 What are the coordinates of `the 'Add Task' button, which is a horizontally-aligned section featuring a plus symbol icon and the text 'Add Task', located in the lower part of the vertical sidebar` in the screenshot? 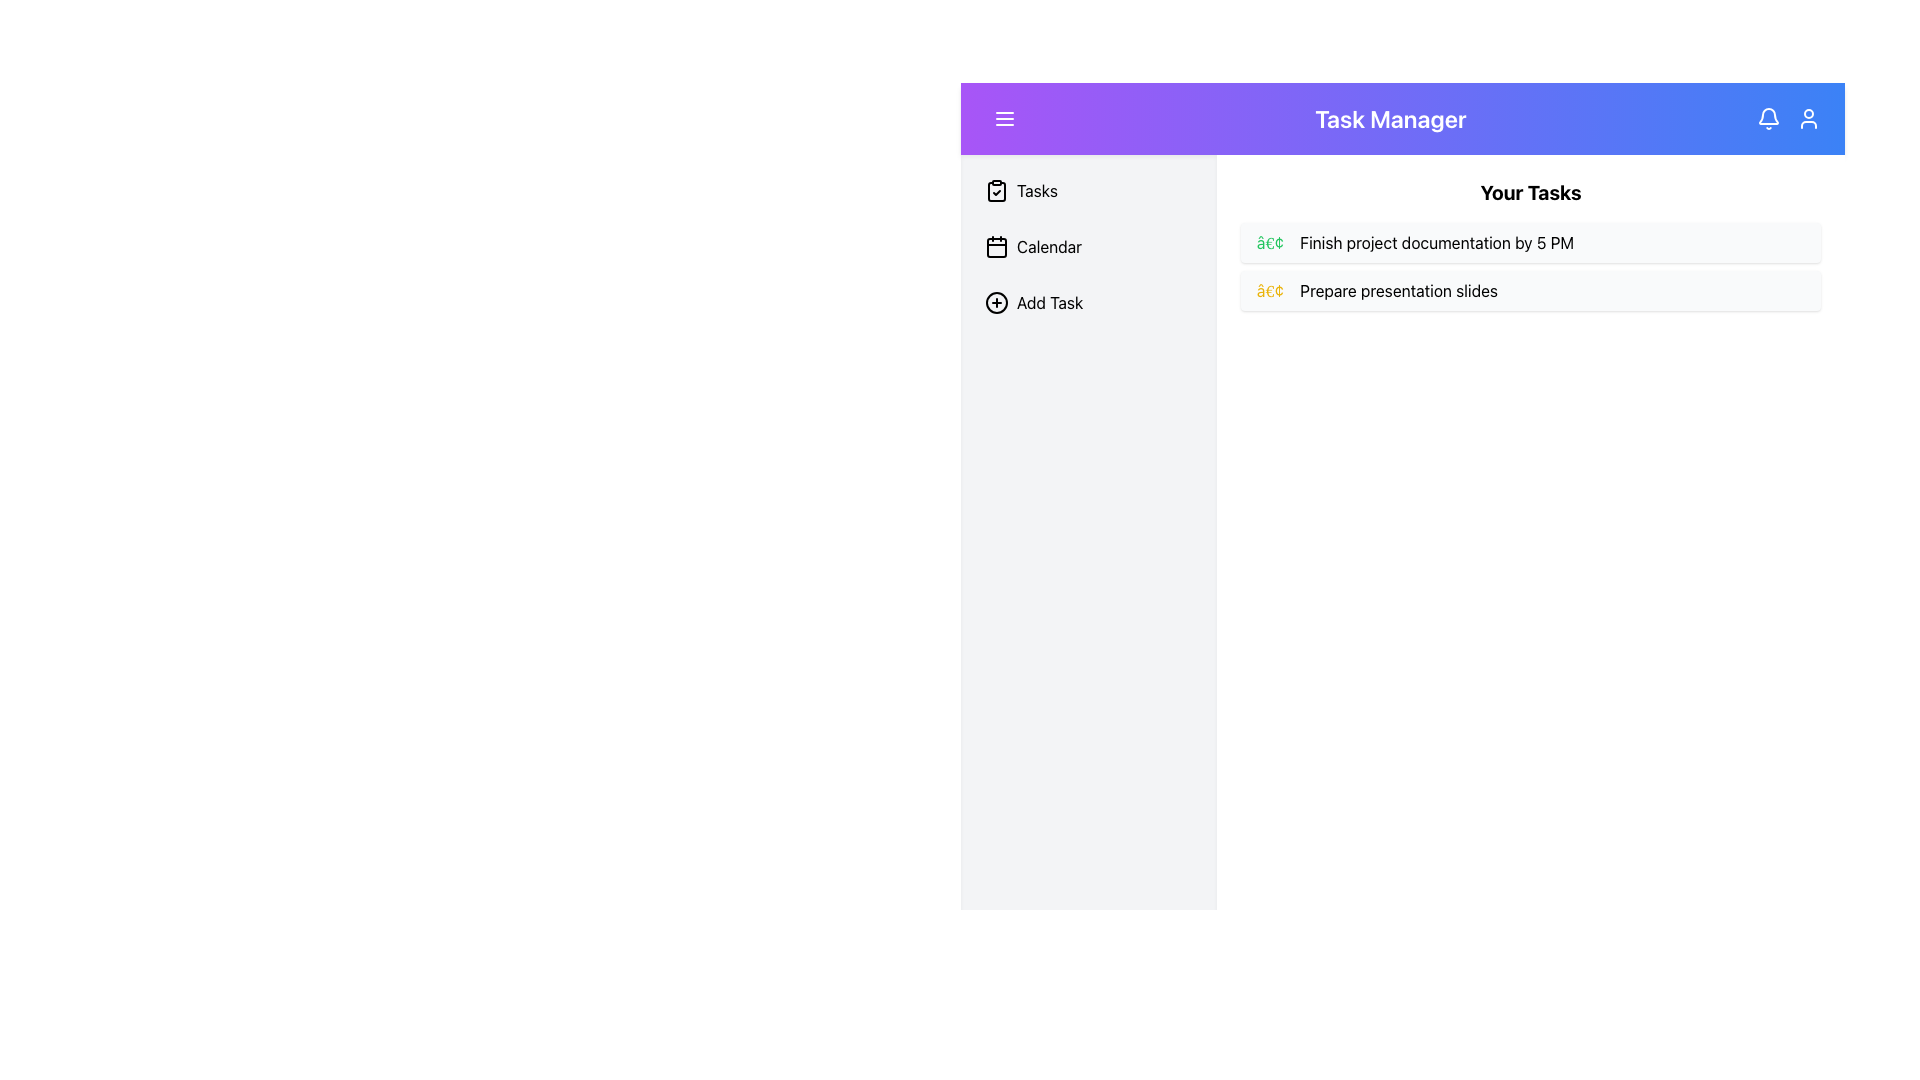 It's located at (1034, 303).